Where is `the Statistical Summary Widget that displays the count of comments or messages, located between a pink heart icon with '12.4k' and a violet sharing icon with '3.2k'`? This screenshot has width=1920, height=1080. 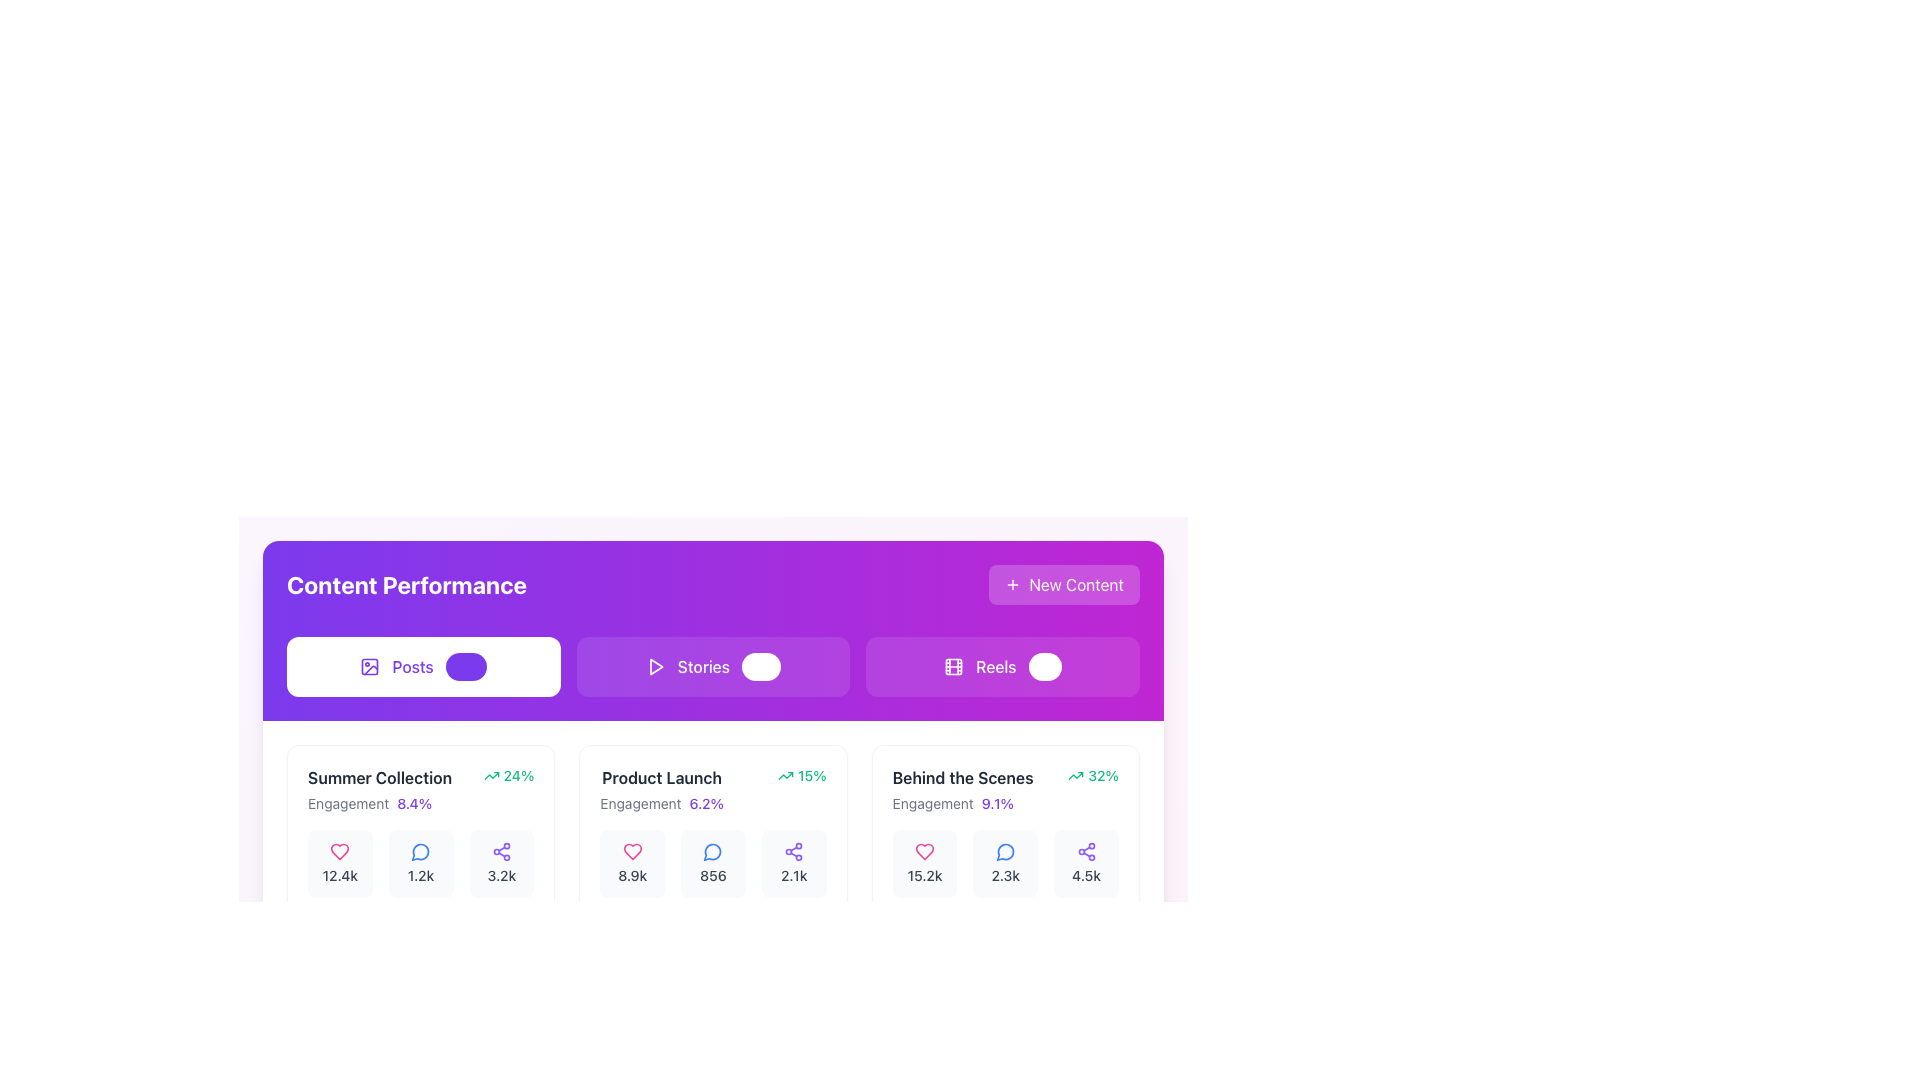
the Statistical Summary Widget that displays the count of comments or messages, located between a pink heart icon with '12.4k' and a violet sharing icon with '3.2k' is located at coordinates (420, 863).